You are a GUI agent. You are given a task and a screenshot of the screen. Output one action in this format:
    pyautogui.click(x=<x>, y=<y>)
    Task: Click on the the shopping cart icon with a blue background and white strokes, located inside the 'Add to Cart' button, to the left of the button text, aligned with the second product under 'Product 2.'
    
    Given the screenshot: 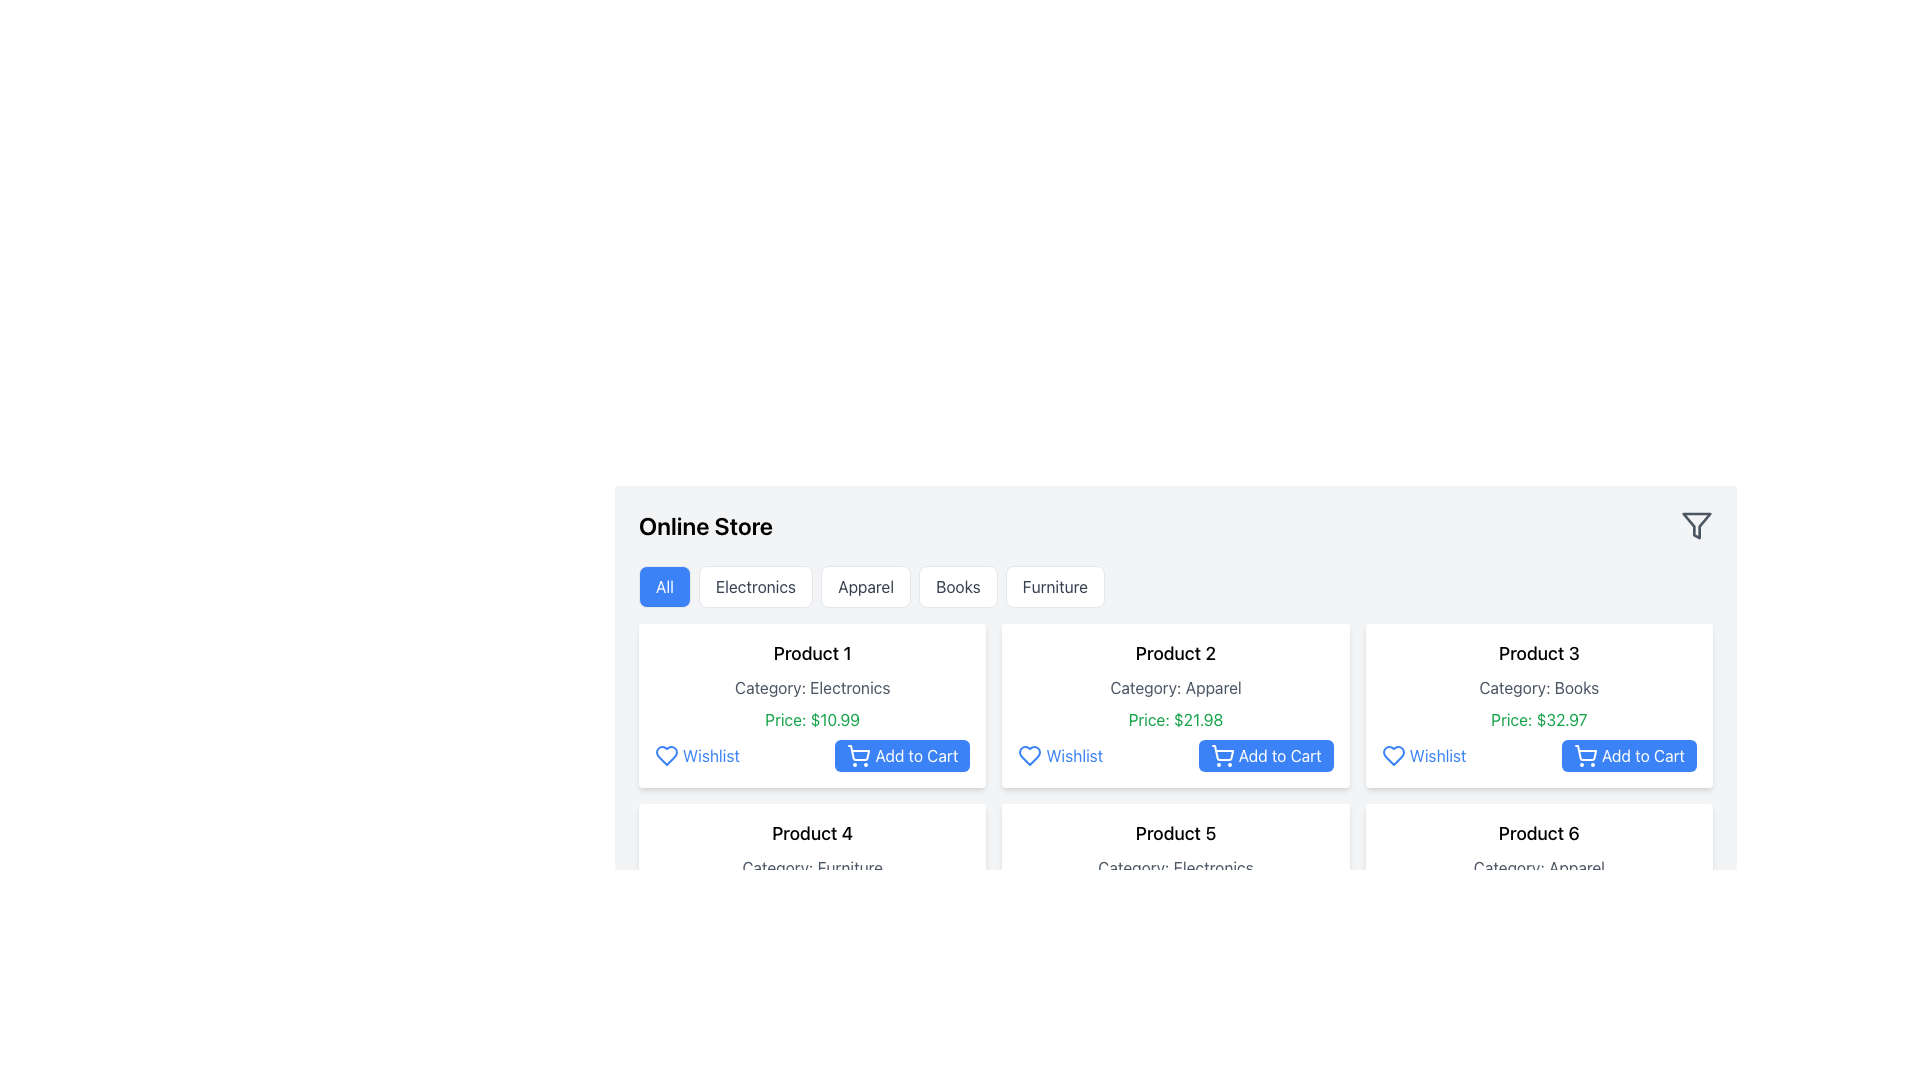 What is the action you would take?
    pyautogui.click(x=859, y=756)
    